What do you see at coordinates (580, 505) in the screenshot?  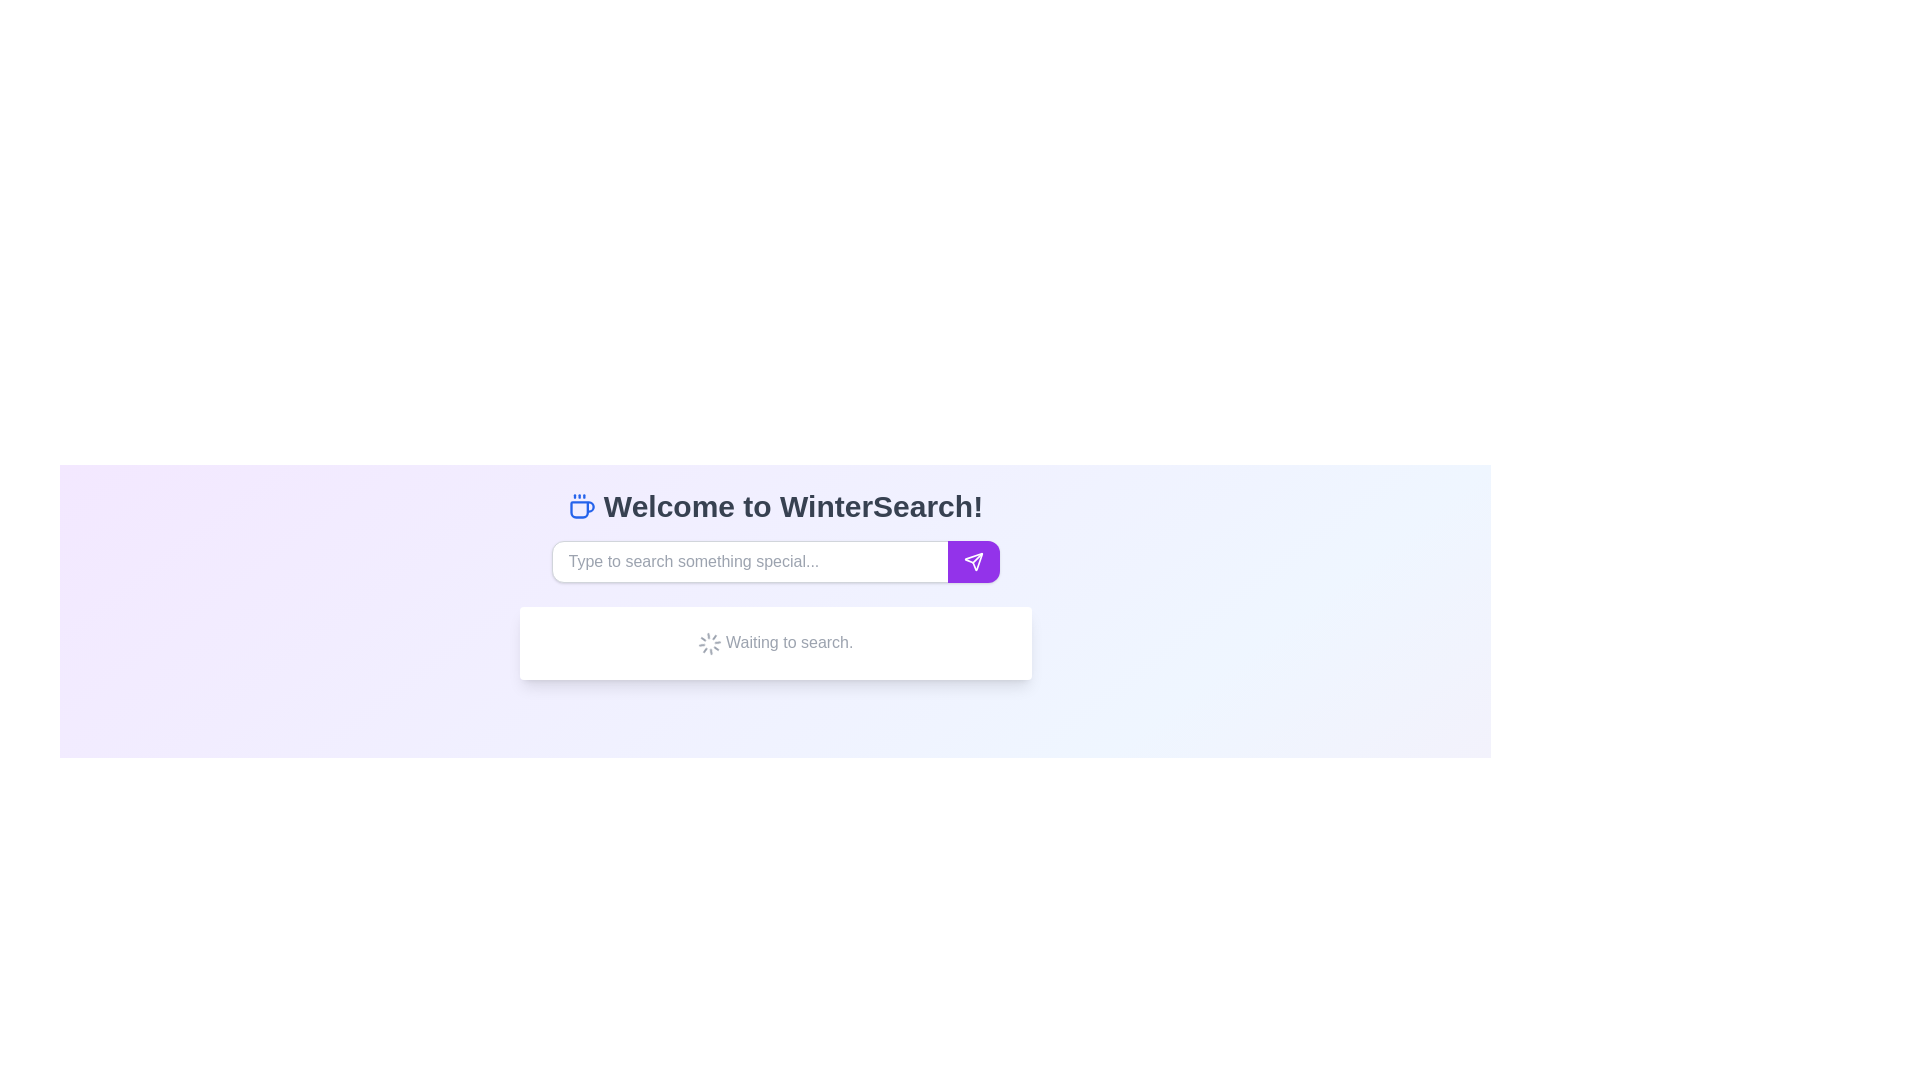 I see `the coffee cup icon located at the beginning of the header section, which enhances the visual appeal of the welcome text 'Welcome to WinterSearch!'` at bounding box center [580, 505].